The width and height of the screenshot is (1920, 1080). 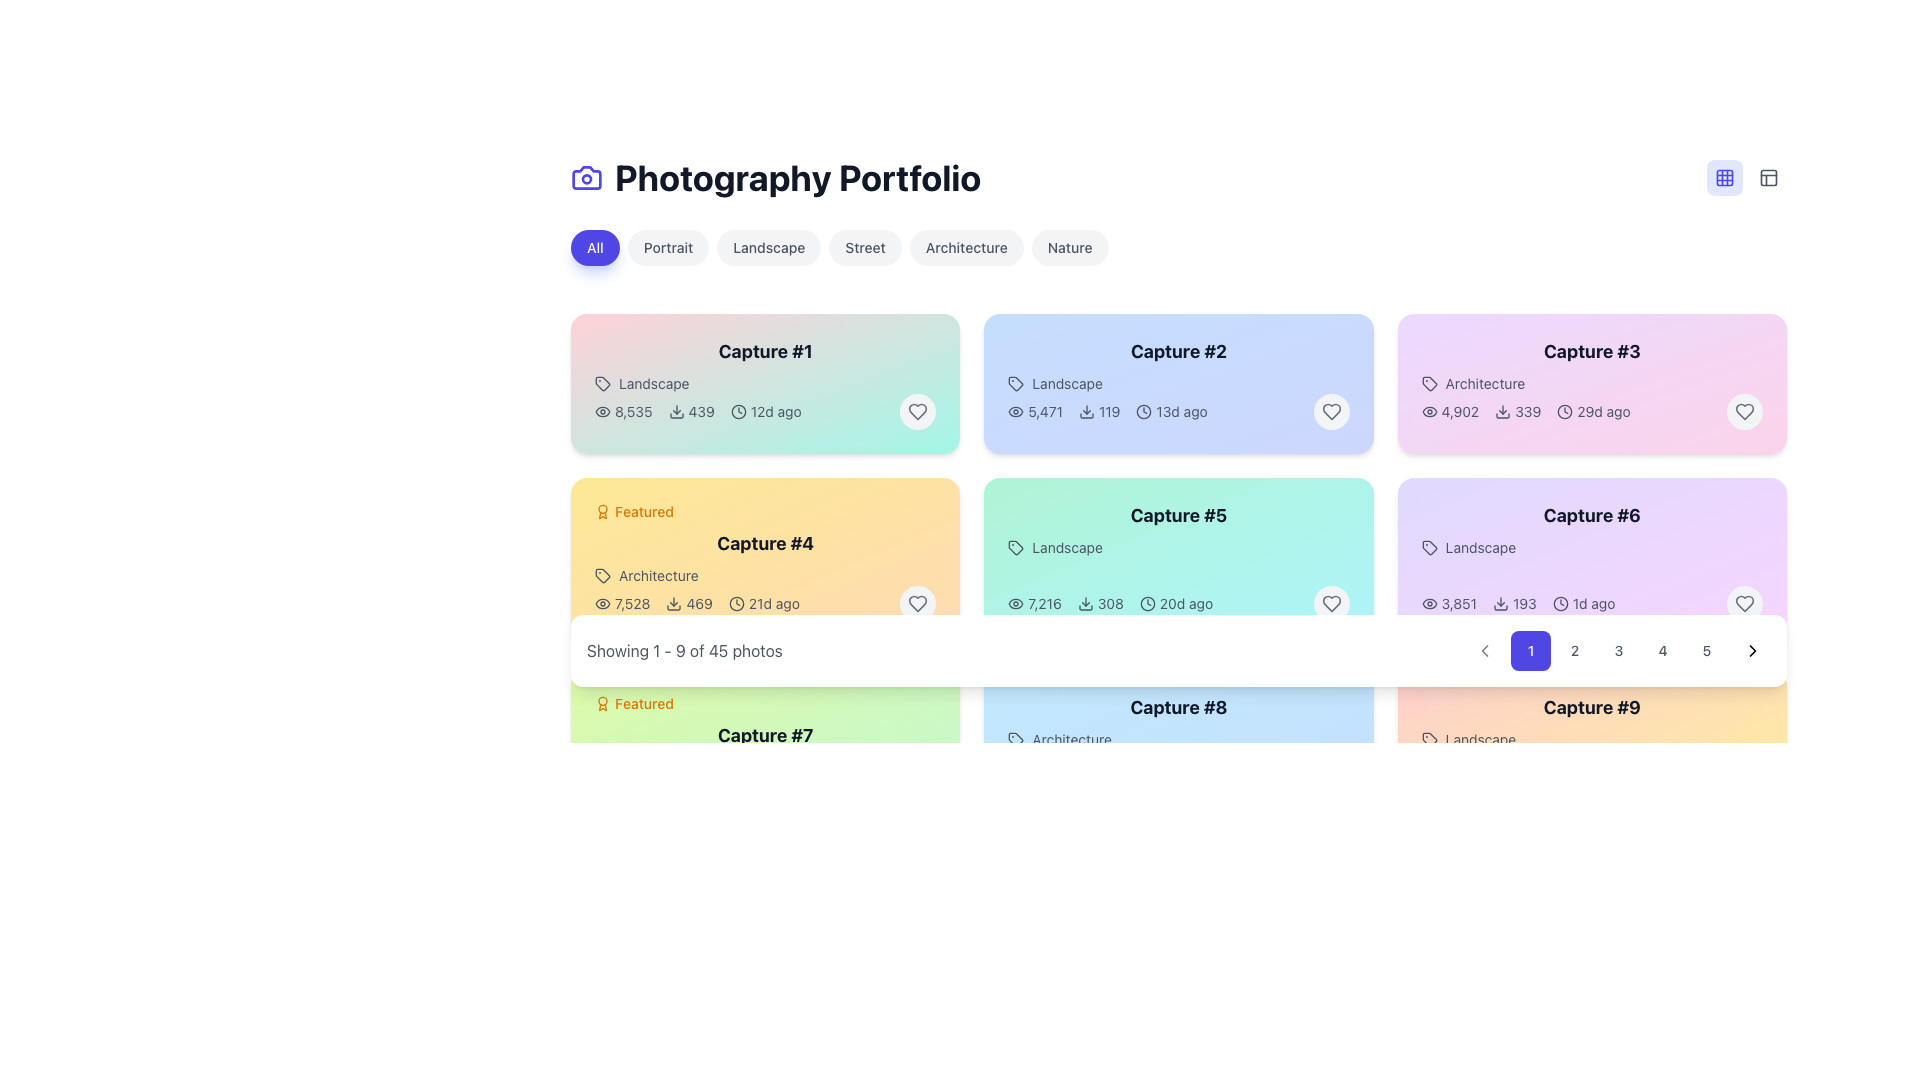 I want to click on the Information card representing a 'Landscape' project located in the third row and second column of the portfolio grid to observe interactivity, so click(x=1179, y=528).